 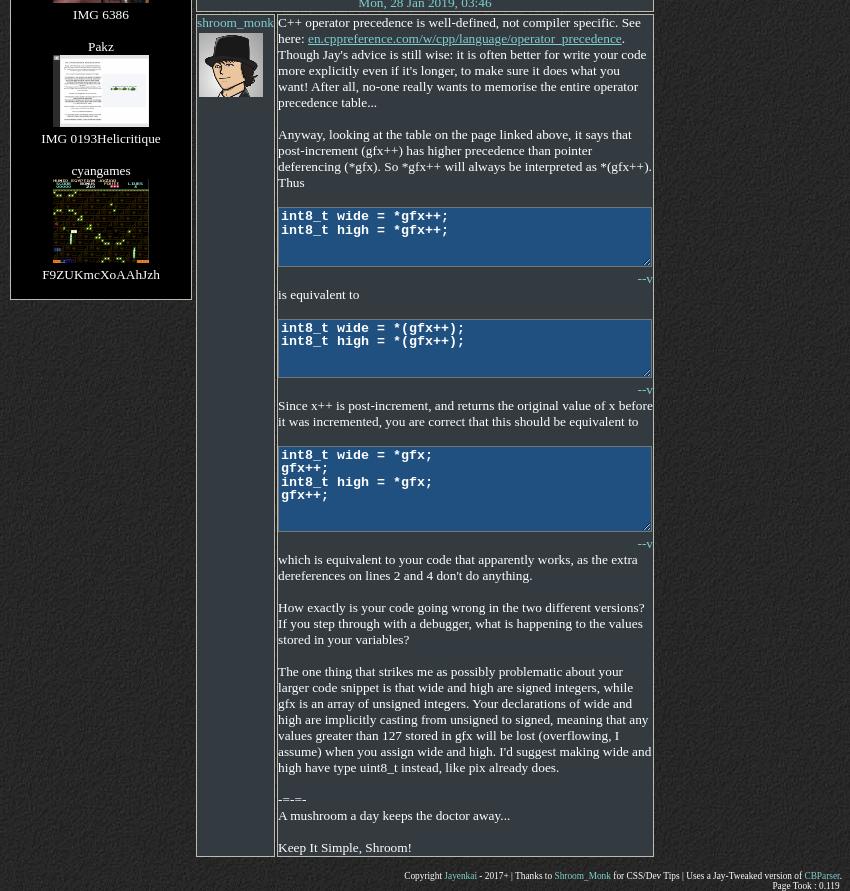 What do you see at coordinates (463, 38) in the screenshot?
I see `'en.cppreference.com/w/cpp/language/operator_precedence'` at bounding box center [463, 38].